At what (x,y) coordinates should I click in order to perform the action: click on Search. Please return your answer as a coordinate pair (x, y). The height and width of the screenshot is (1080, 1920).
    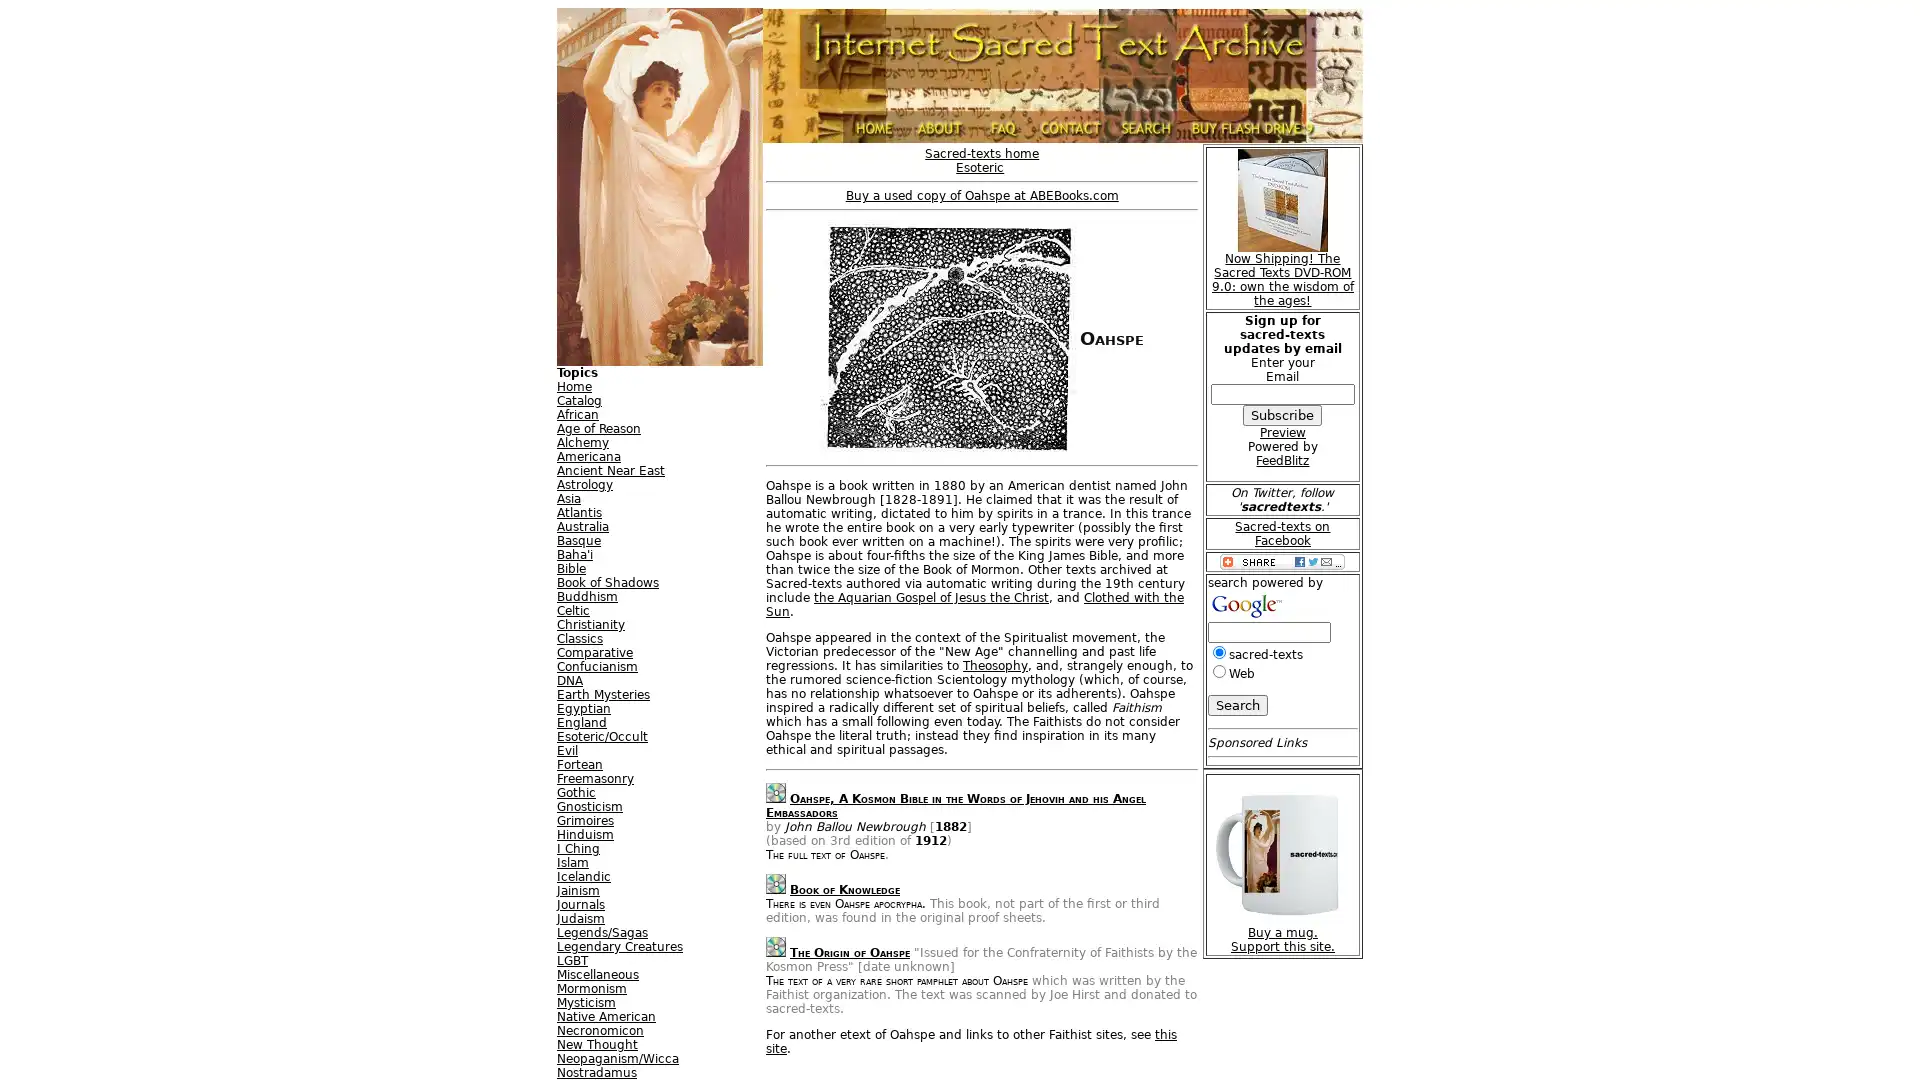
    Looking at the image, I should click on (1236, 704).